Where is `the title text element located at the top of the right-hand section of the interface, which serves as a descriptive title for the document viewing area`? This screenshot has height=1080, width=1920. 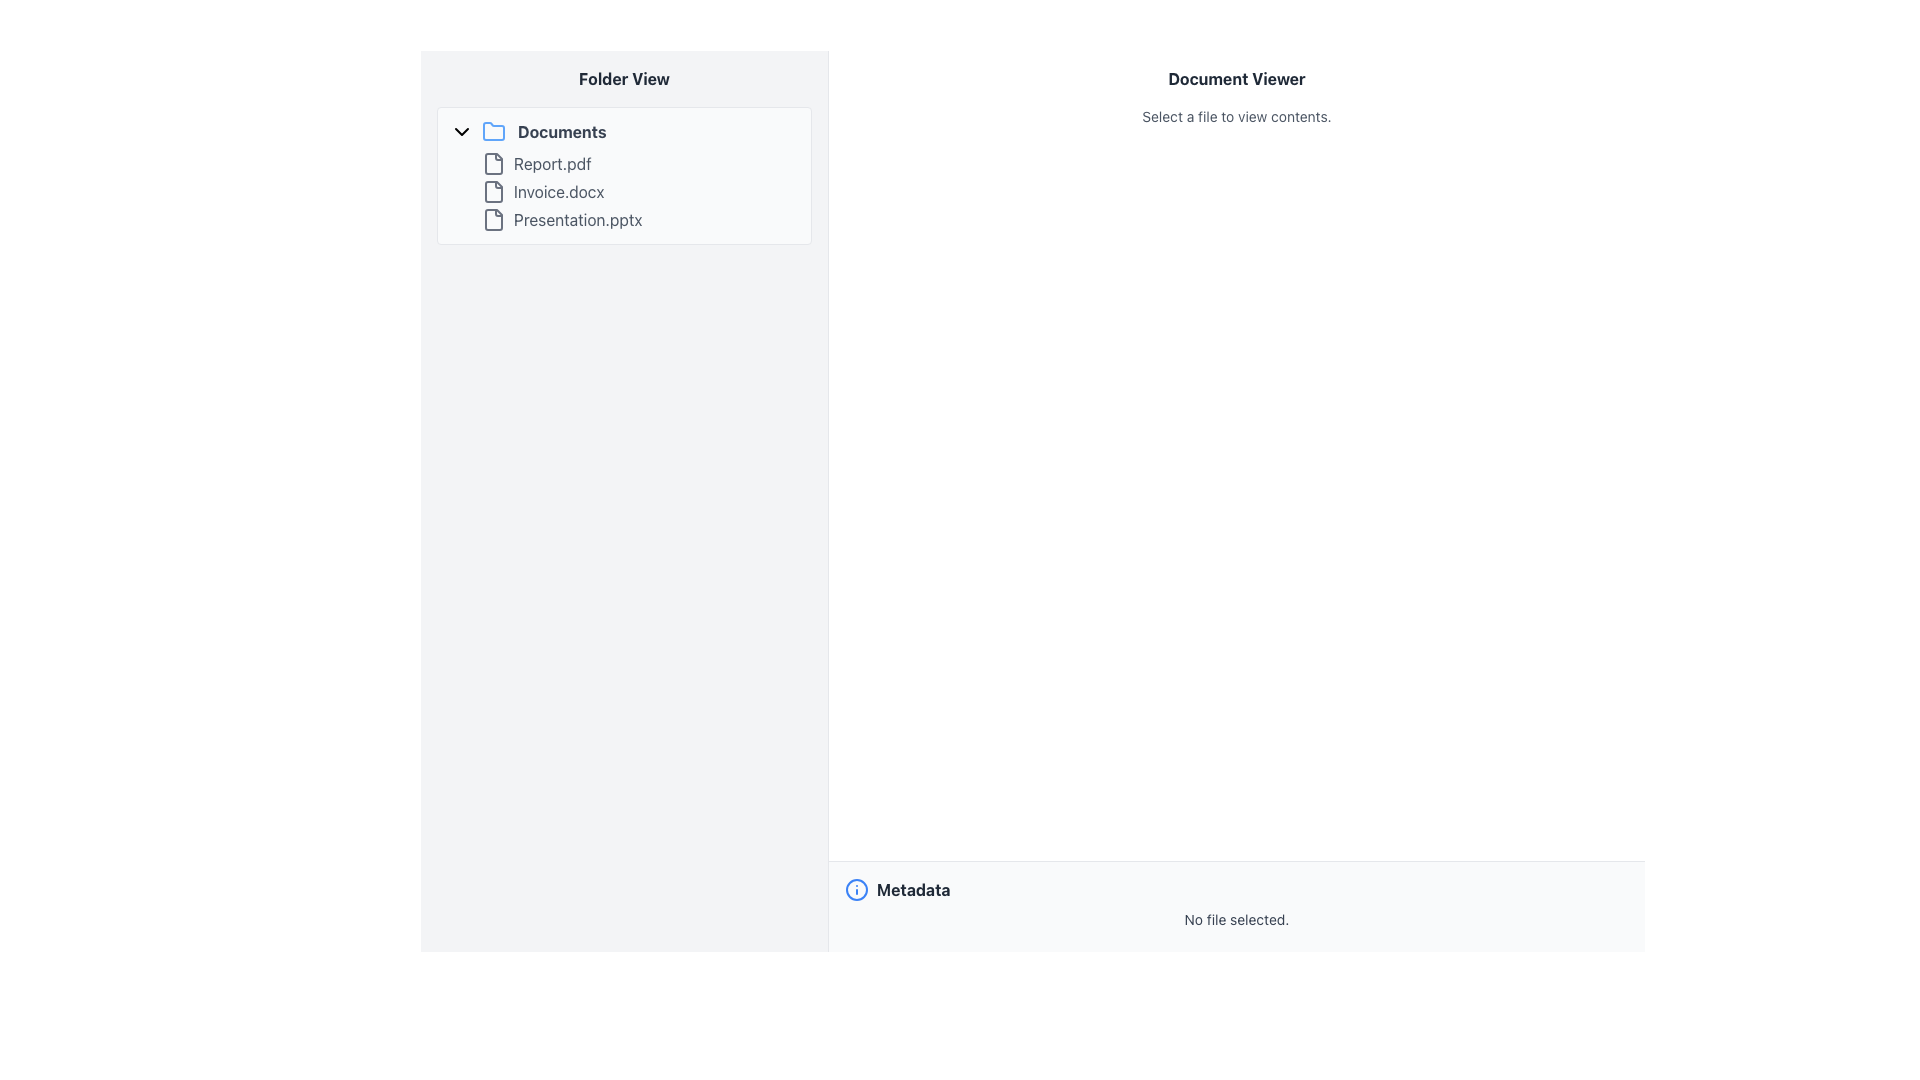
the title text element located at the top of the right-hand section of the interface, which serves as a descriptive title for the document viewing area is located at coordinates (1236, 77).